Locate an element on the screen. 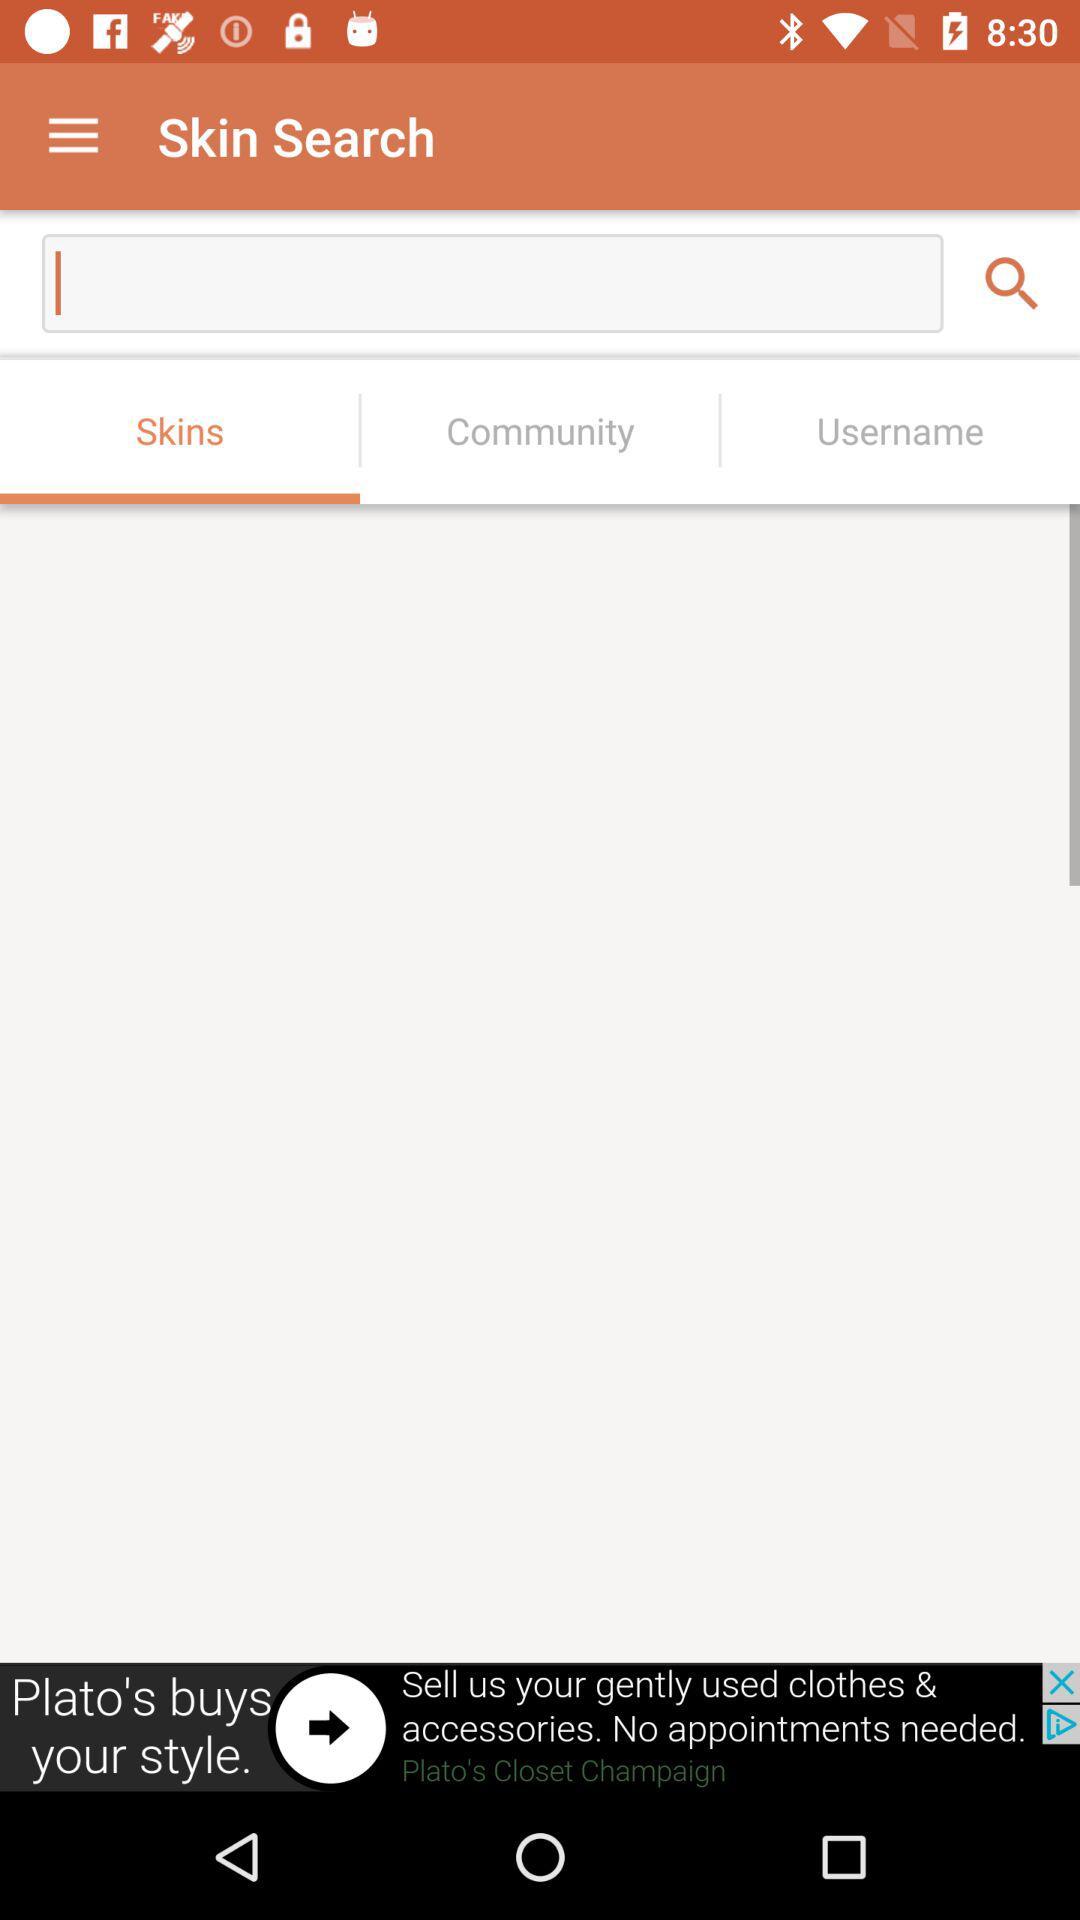  the search icon is located at coordinates (1011, 282).